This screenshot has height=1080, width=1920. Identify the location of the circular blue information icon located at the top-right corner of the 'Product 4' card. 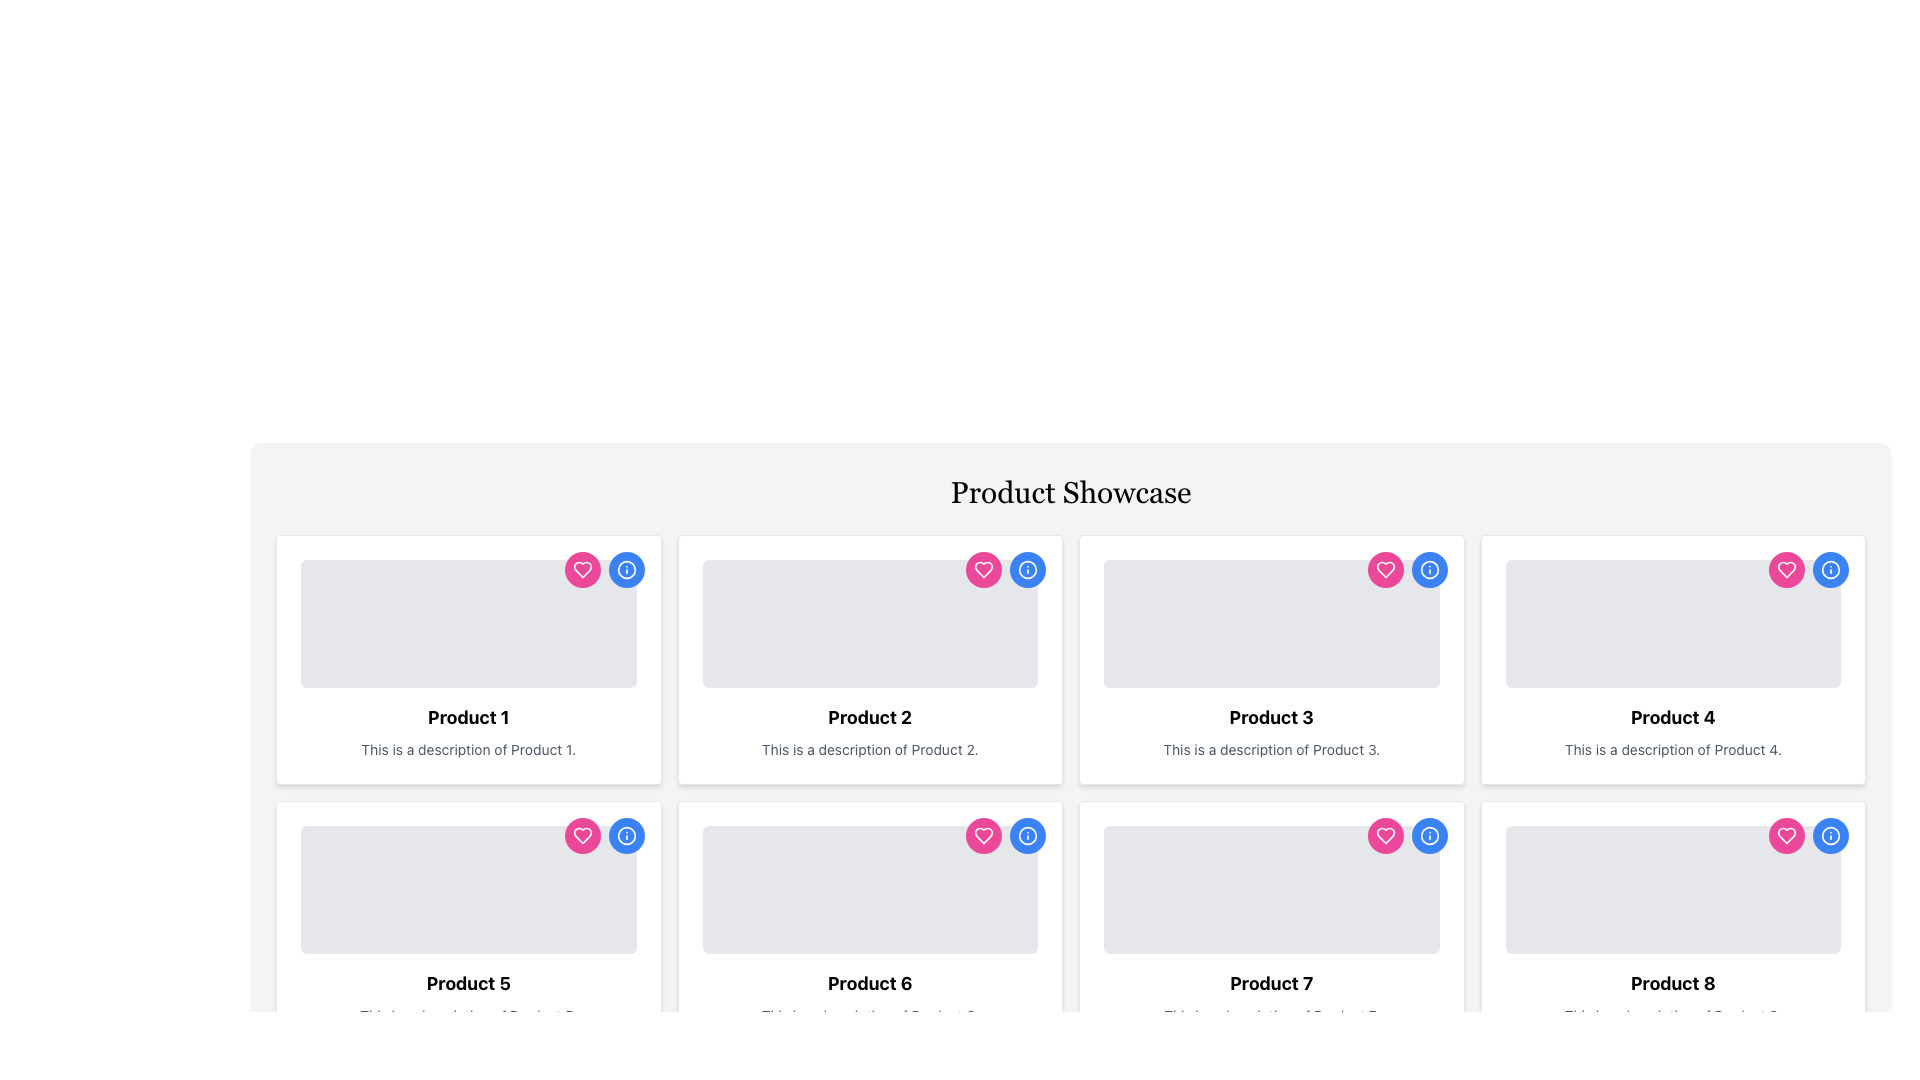
(1428, 570).